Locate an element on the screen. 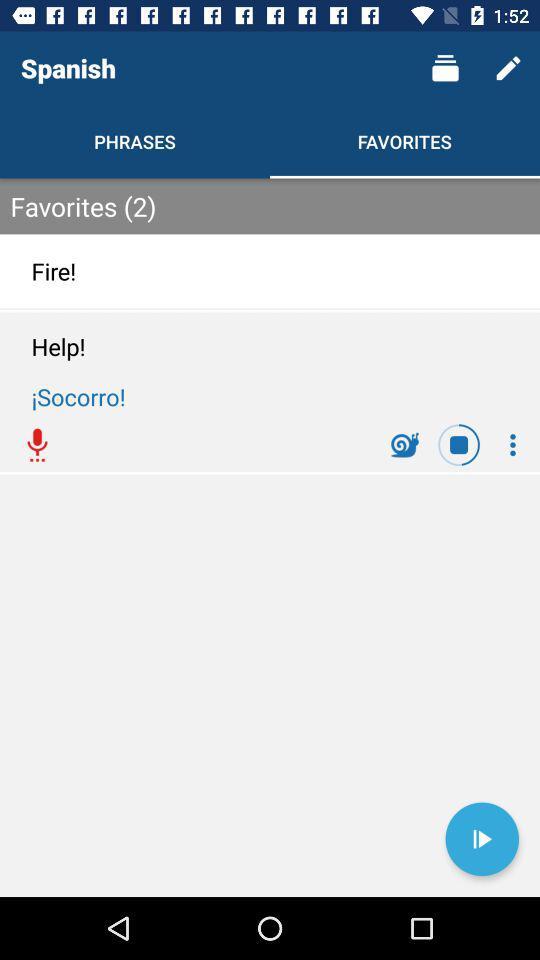  the item next to spanish item is located at coordinates (445, 68).